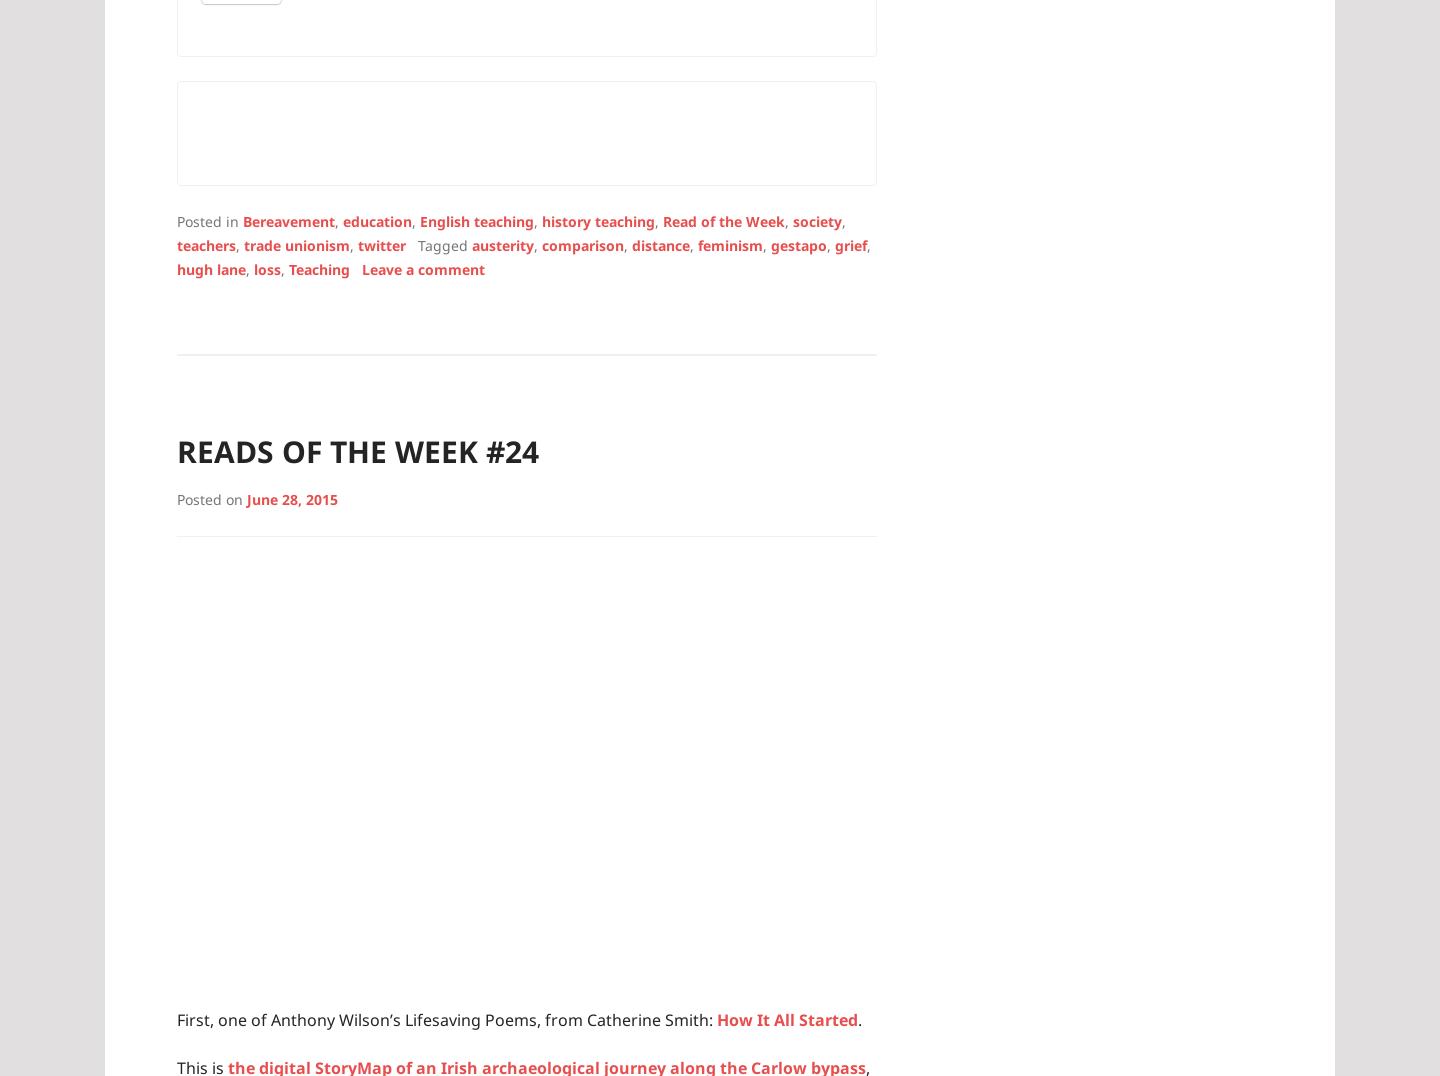  I want to click on 'comparison', so click(583, 244).